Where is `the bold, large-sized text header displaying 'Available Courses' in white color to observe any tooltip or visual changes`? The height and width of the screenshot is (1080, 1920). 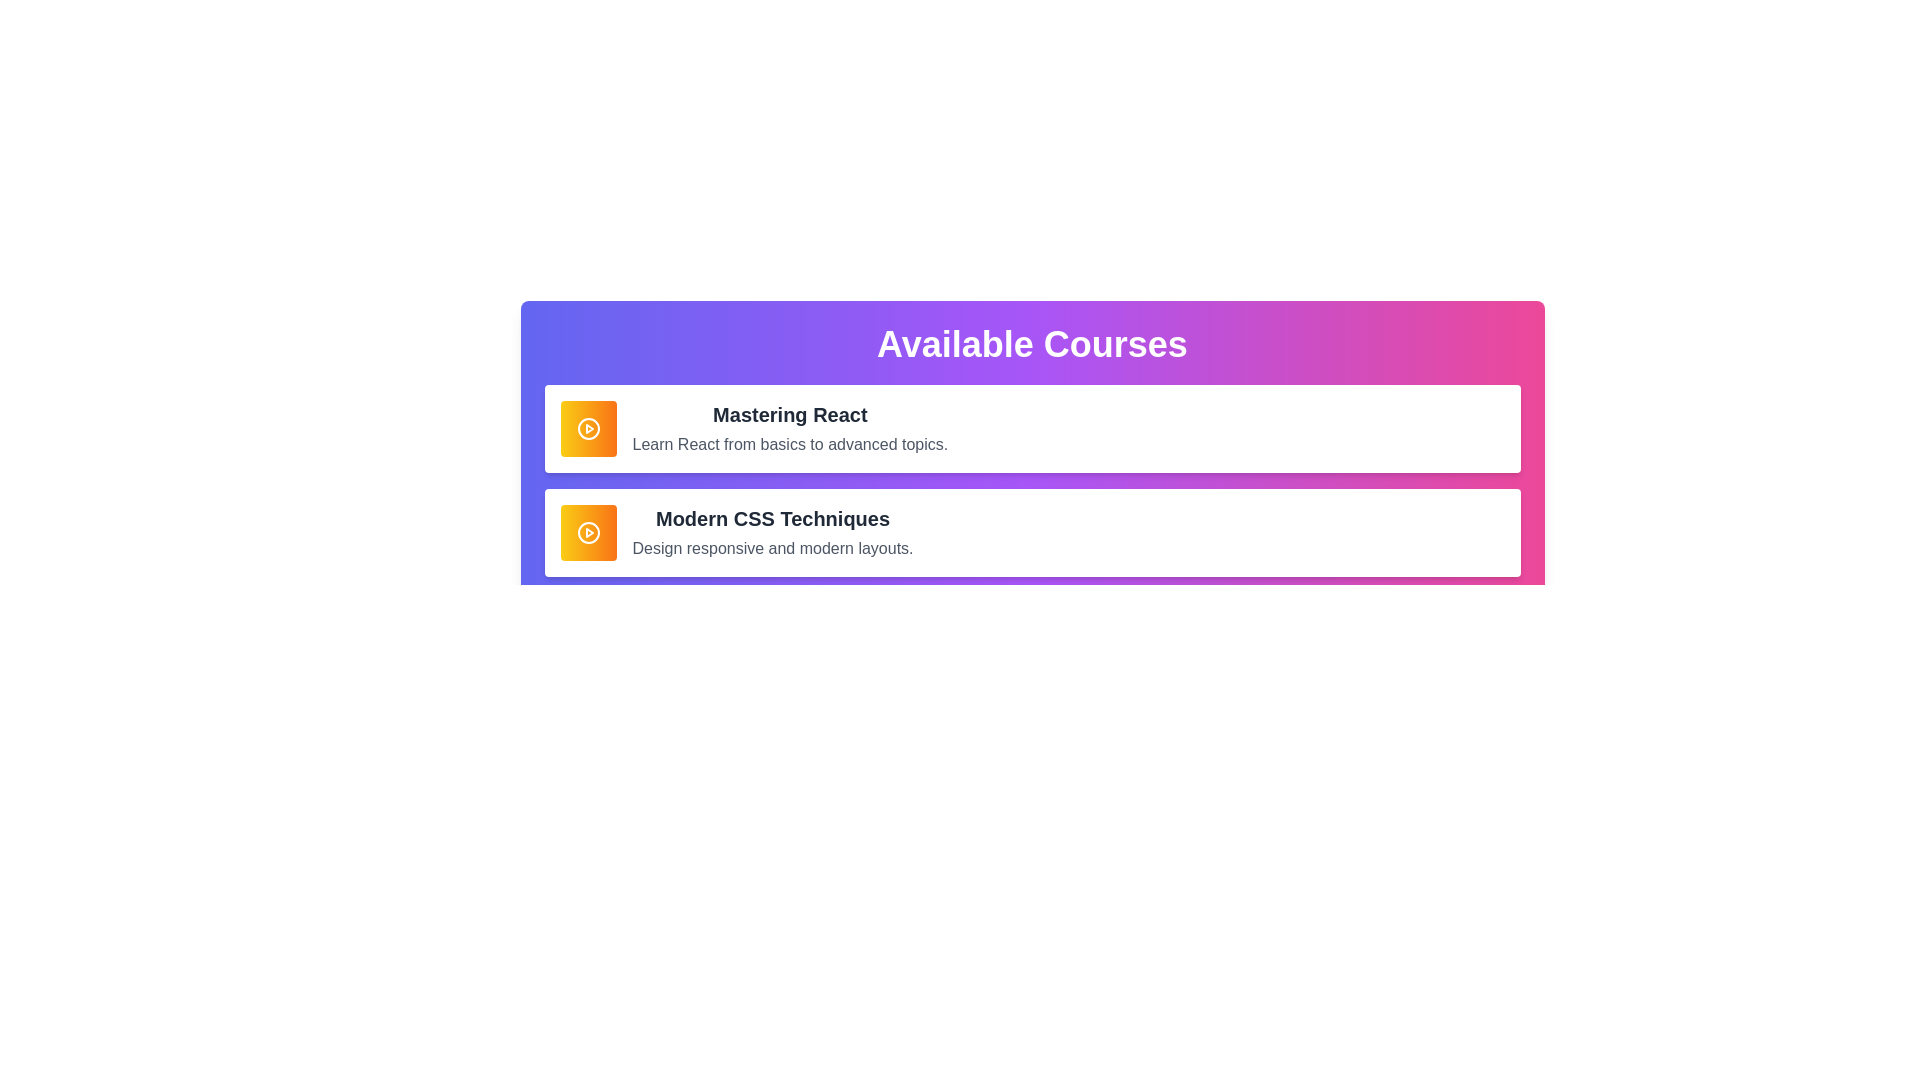 the bold, large-sized text header displaying 'Available Courses' in white color to observe any tooltip or visual changes is located at coordinates (1032, 343).